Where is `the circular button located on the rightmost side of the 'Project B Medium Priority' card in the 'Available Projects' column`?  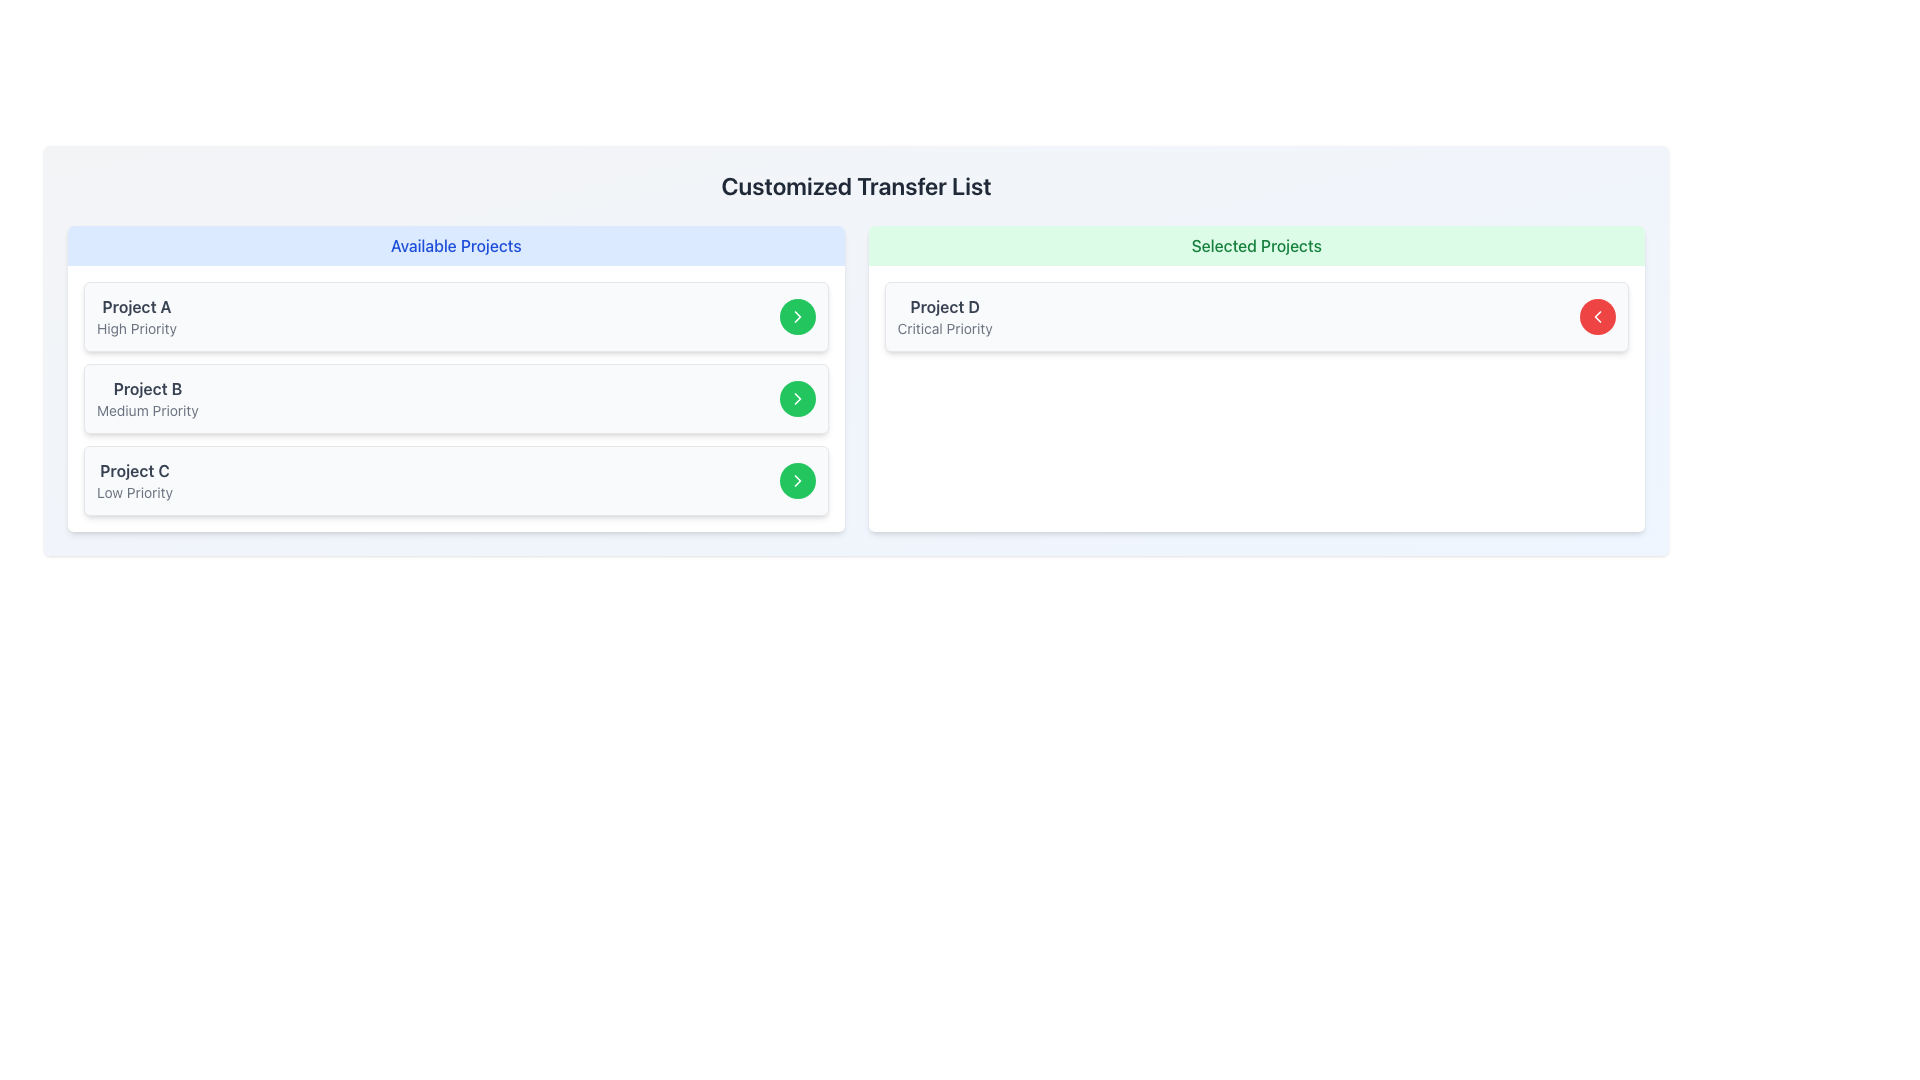 the circular button located on the rightmost side of the 'Project B Medium Priority' card in the 'Available Projects' column is located at coordinates (796, 398).